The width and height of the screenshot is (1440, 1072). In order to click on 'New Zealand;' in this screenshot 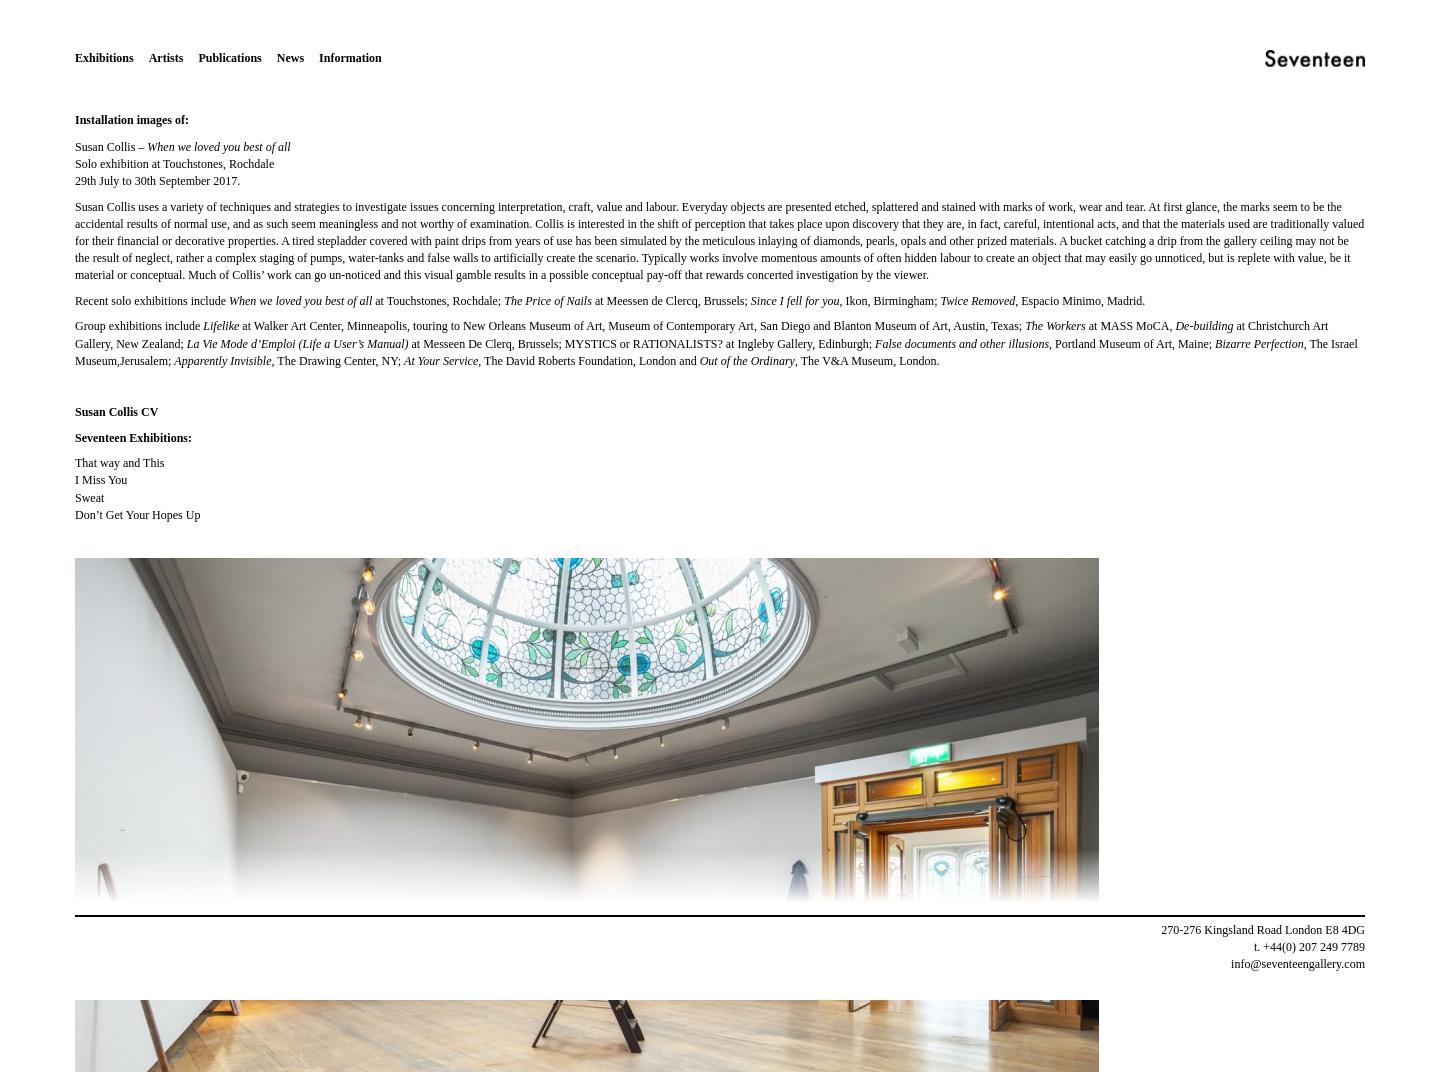, I will do `click(116, 343)`.